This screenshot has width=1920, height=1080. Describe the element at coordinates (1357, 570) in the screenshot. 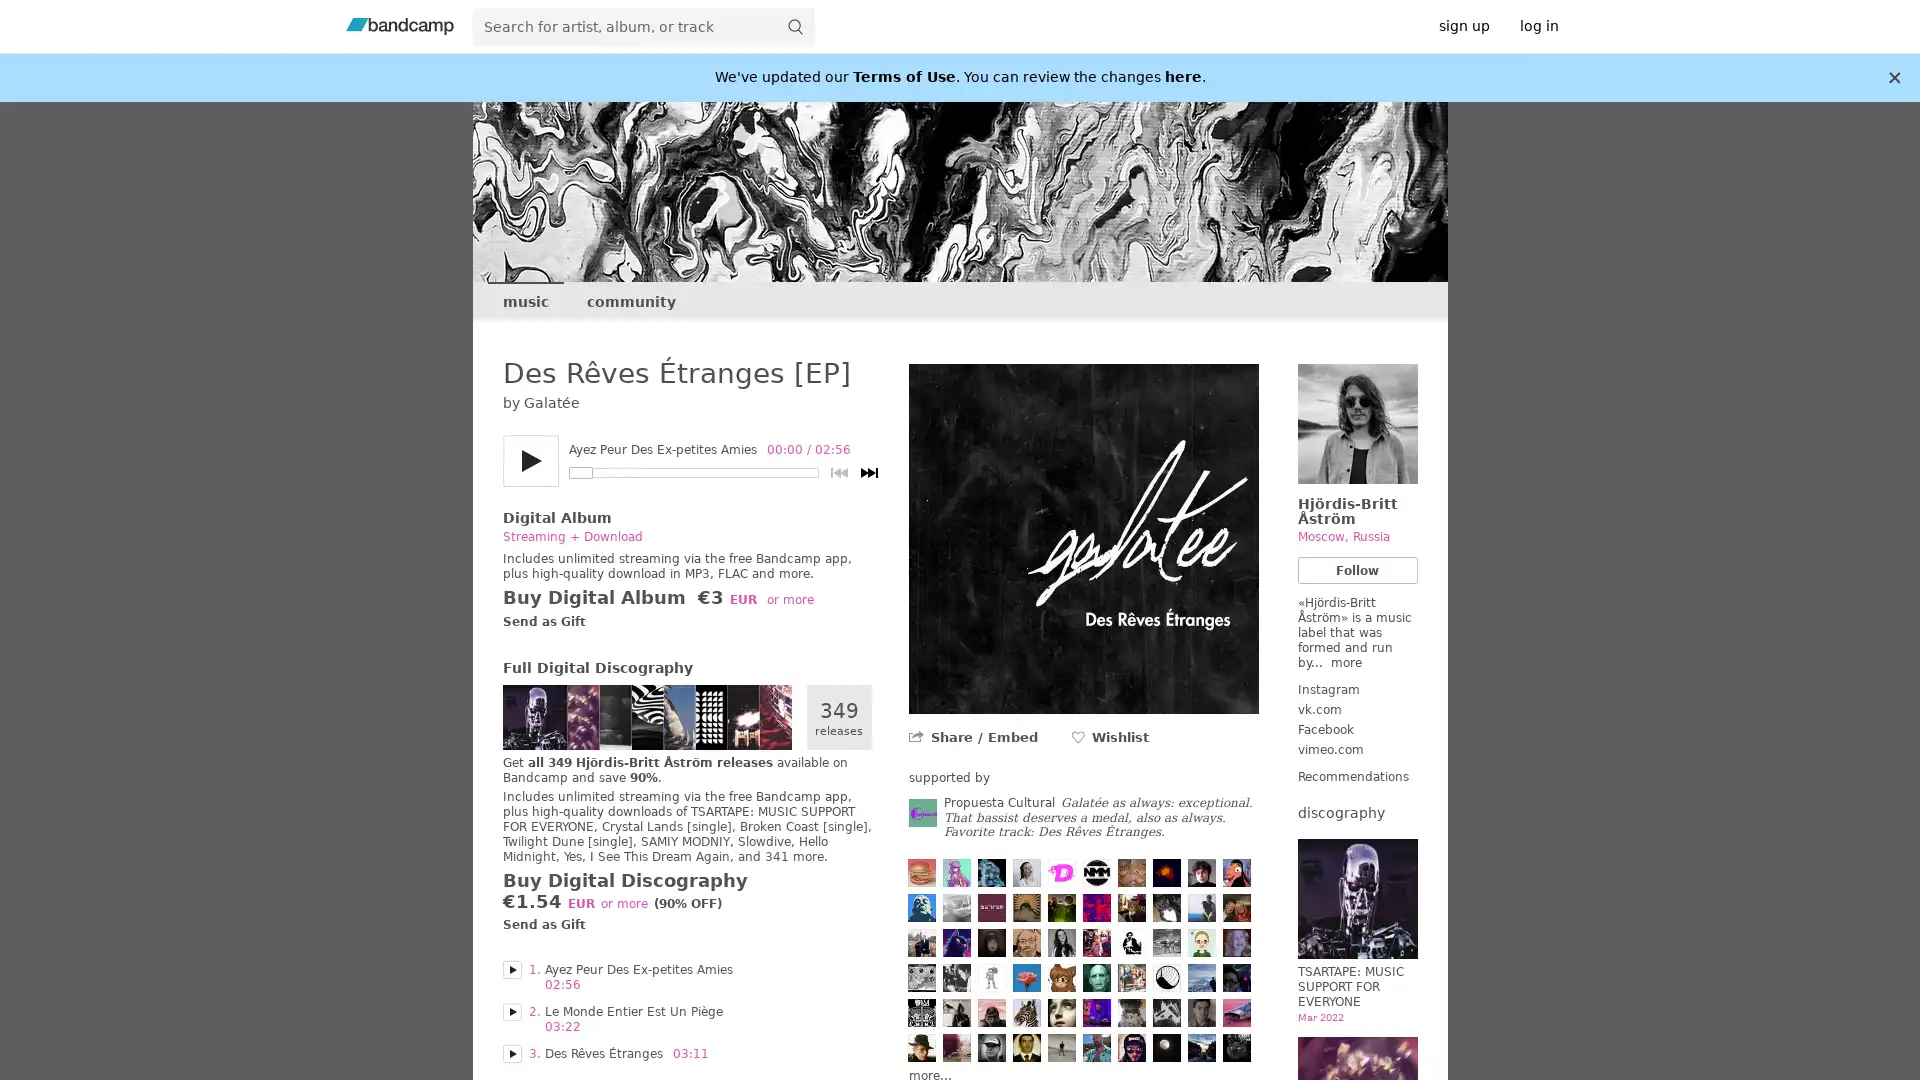

I see `Follow` at that location.